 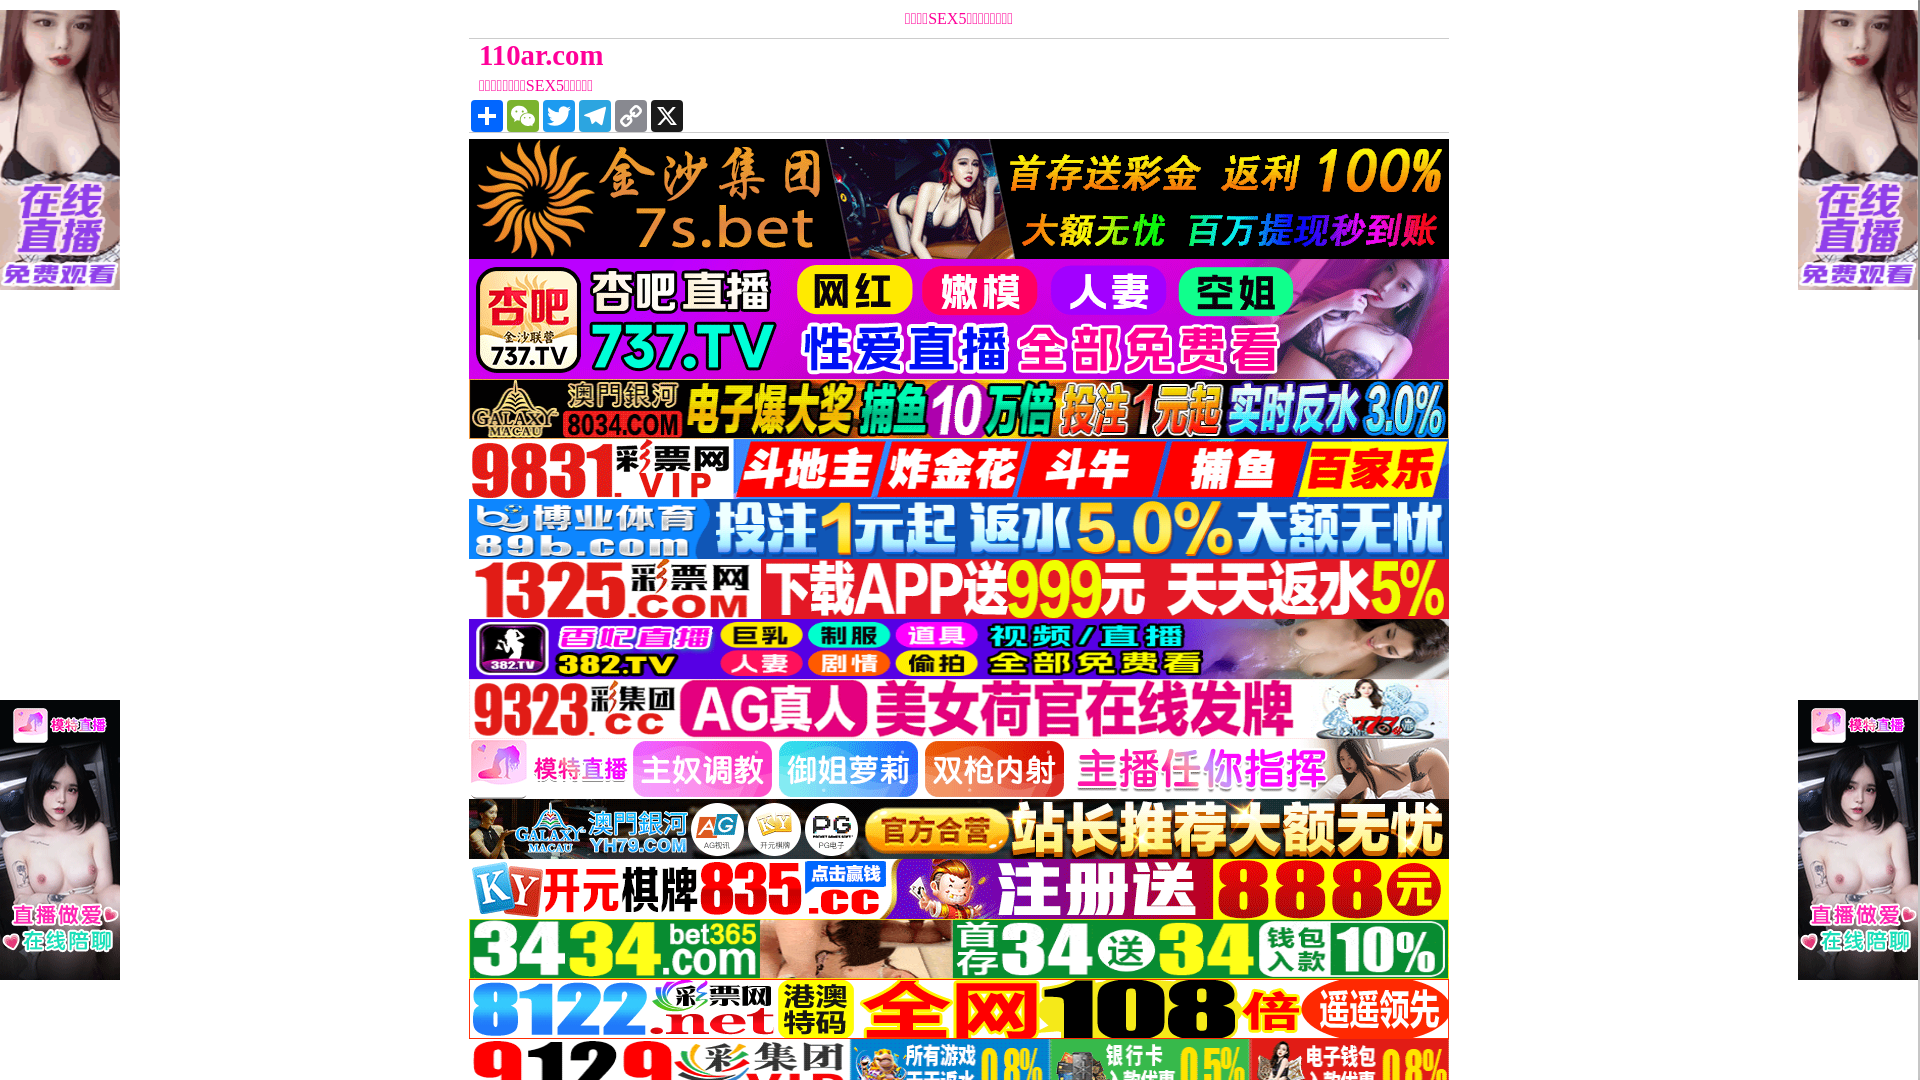 What do you see at coordinates (629, 115) in the screenshot?
I see `'Copy Link'` at bounding box center [629, 115].